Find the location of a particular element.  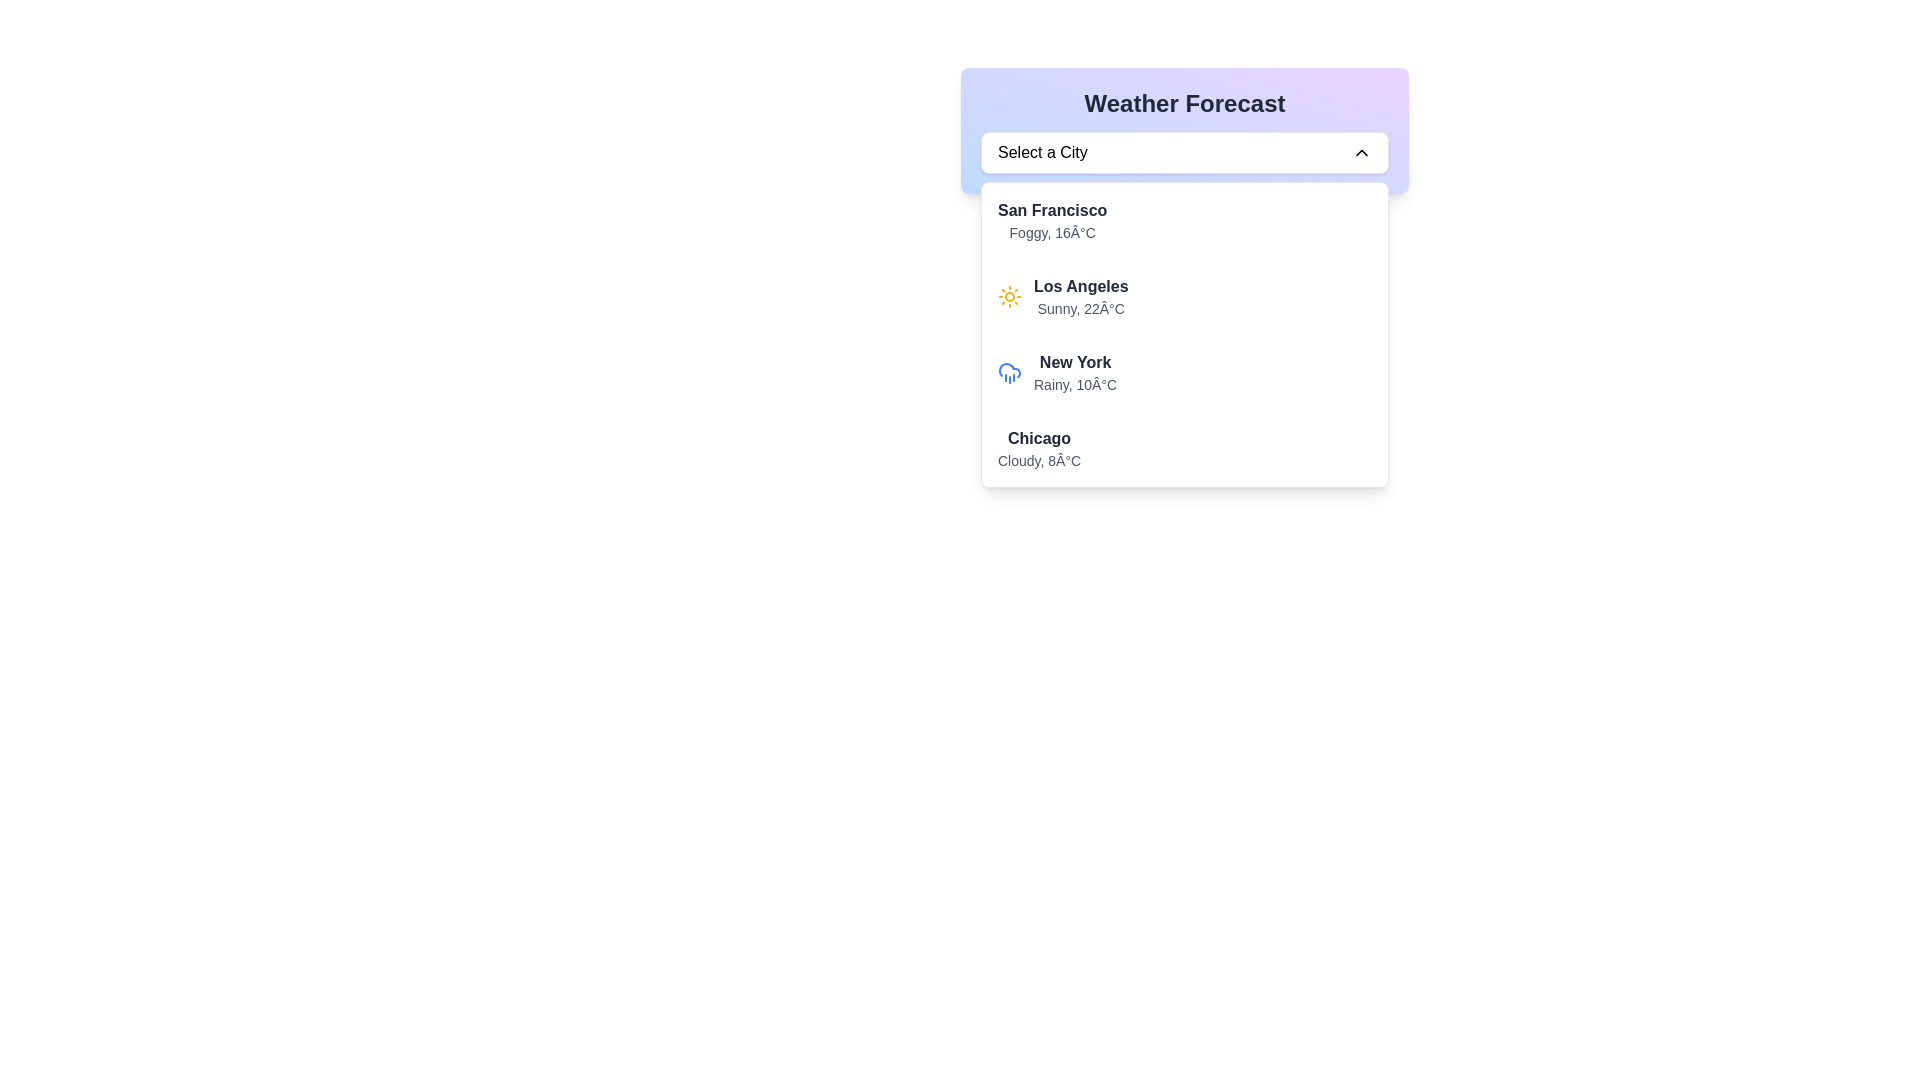

displayed weather information for 'New York', which includes the city name in bold black font and the weather summary 'Rainy, 10°C' in smaller gray text, located within the dropdown list under 'Weather Forecast' is located at coordinates (1074, 373).